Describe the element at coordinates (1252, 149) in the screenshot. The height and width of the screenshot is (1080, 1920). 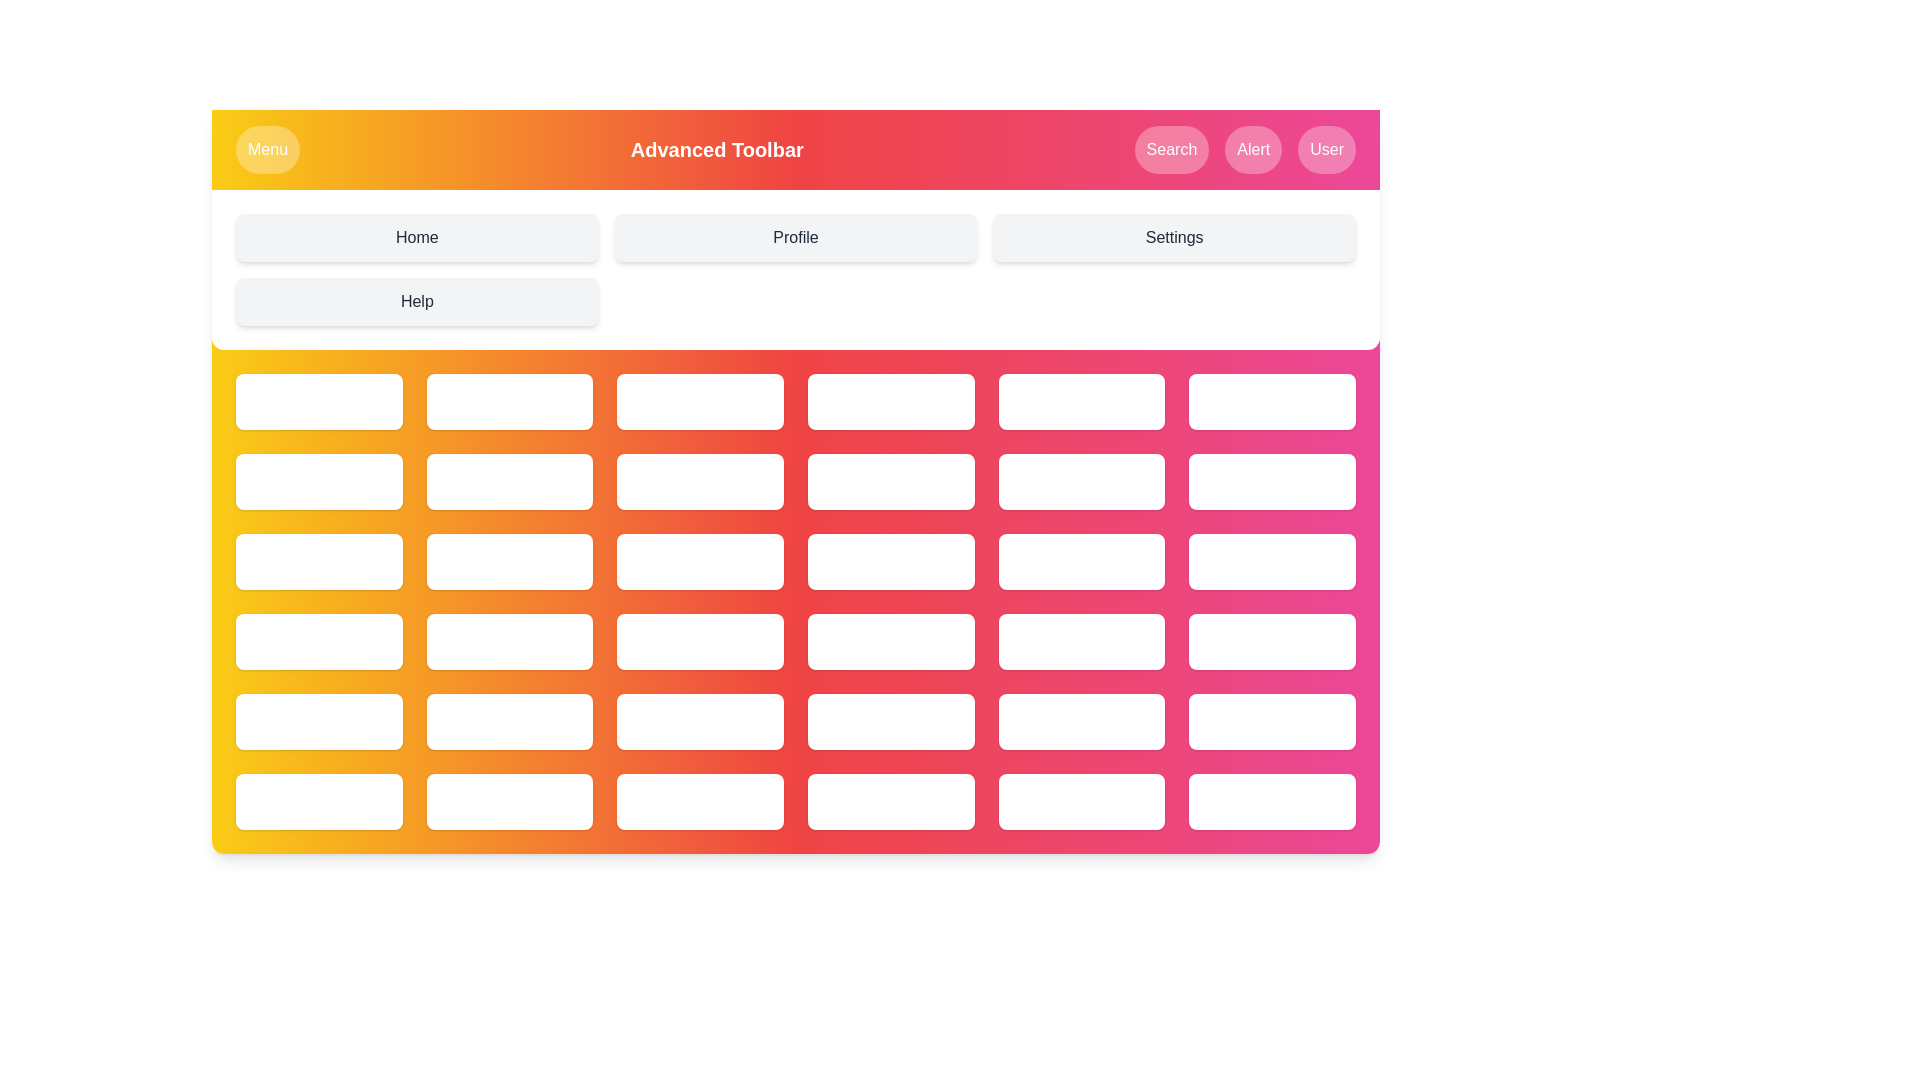
I see `the Alert button in the navigation bar` at that location.